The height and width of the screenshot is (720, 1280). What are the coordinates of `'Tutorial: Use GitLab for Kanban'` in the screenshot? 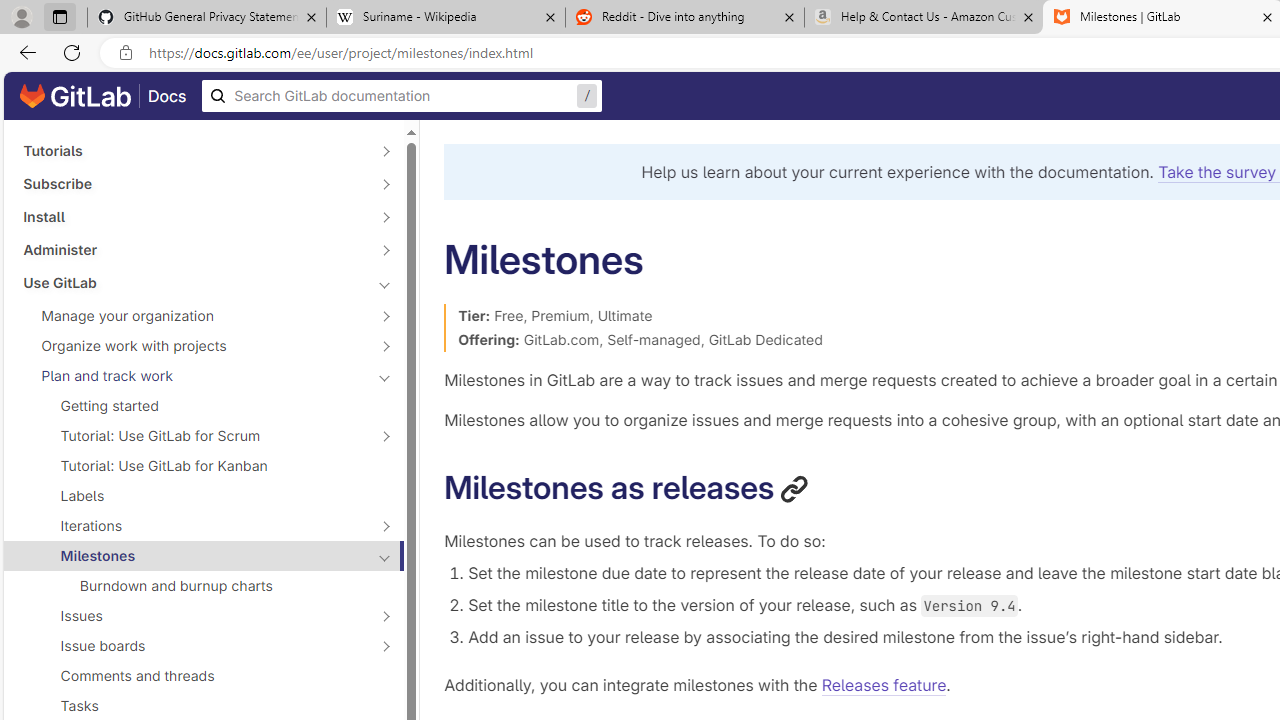 It's located at (204, 465).